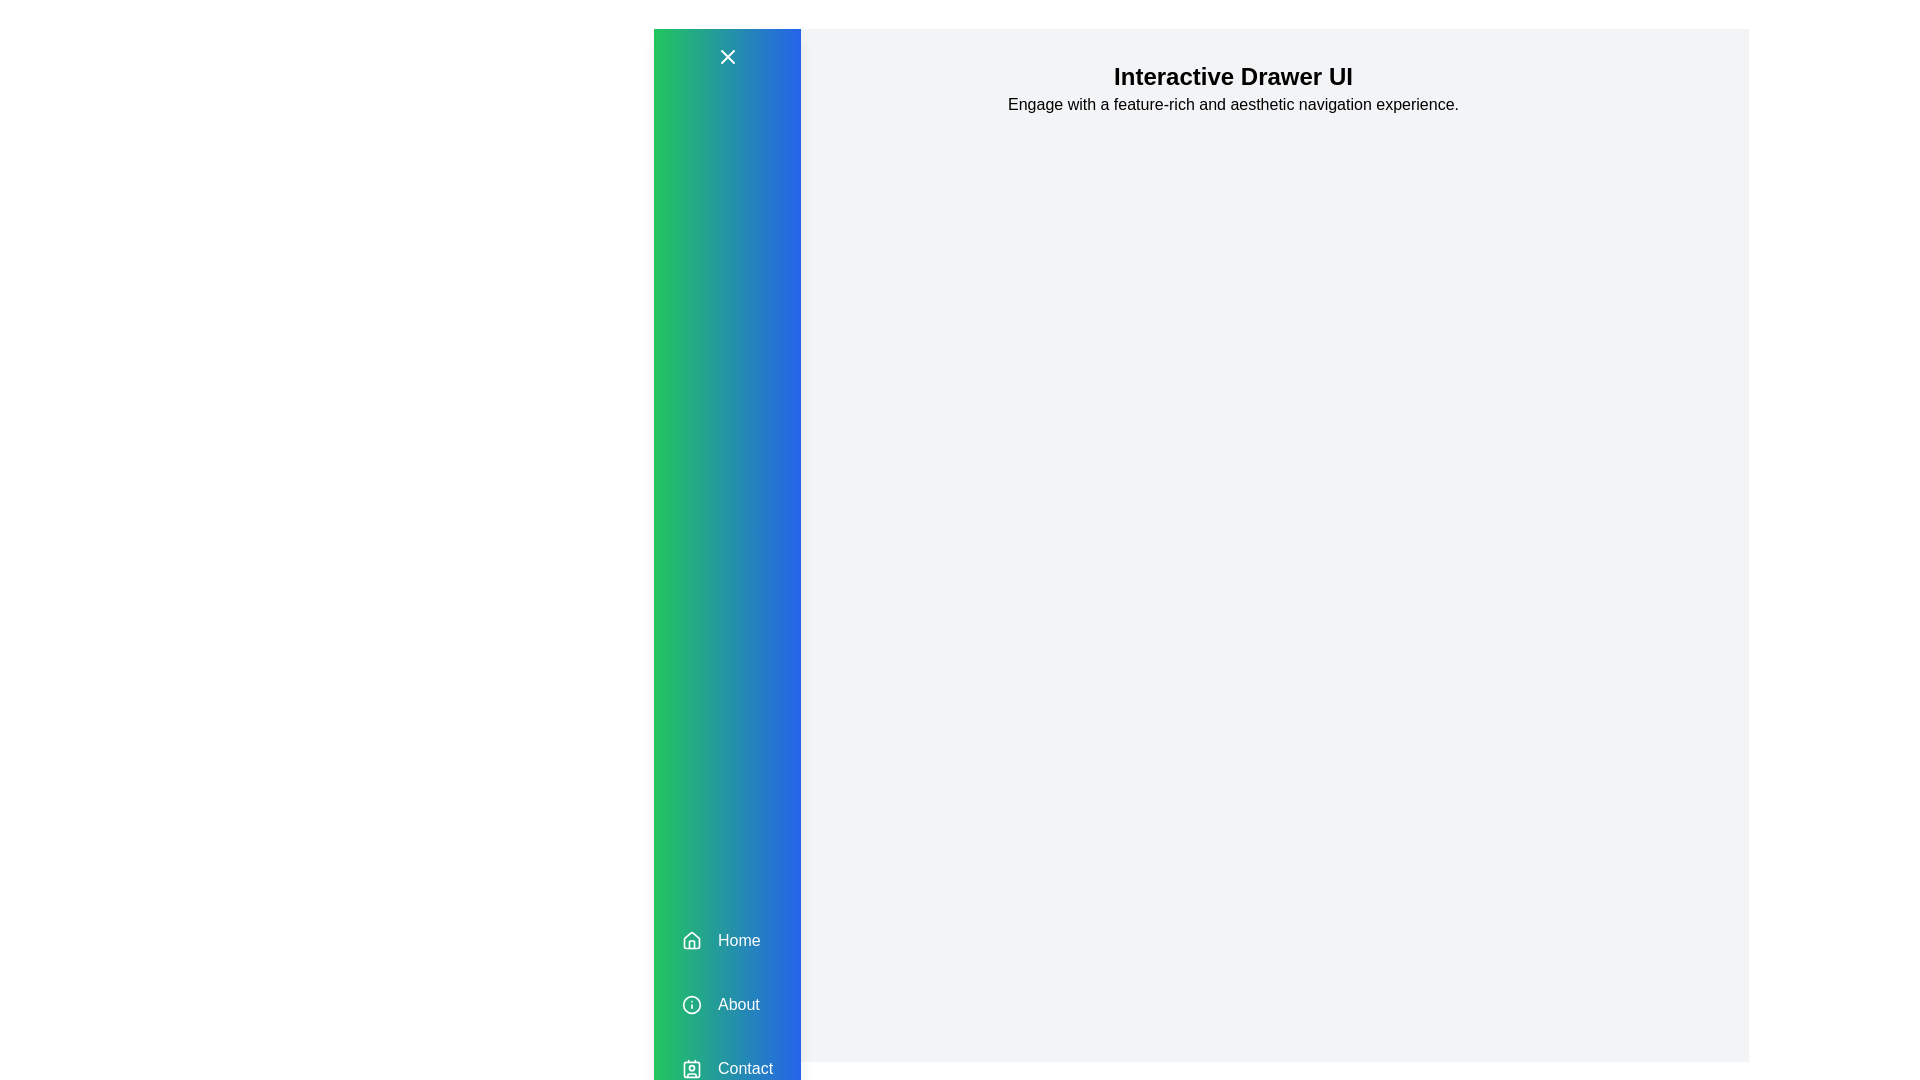  Describe the element at coordinates (726, 56) in the screenshot. I see `the button at the top-left corner of the drawer to toggle its open or closed state` at that location.